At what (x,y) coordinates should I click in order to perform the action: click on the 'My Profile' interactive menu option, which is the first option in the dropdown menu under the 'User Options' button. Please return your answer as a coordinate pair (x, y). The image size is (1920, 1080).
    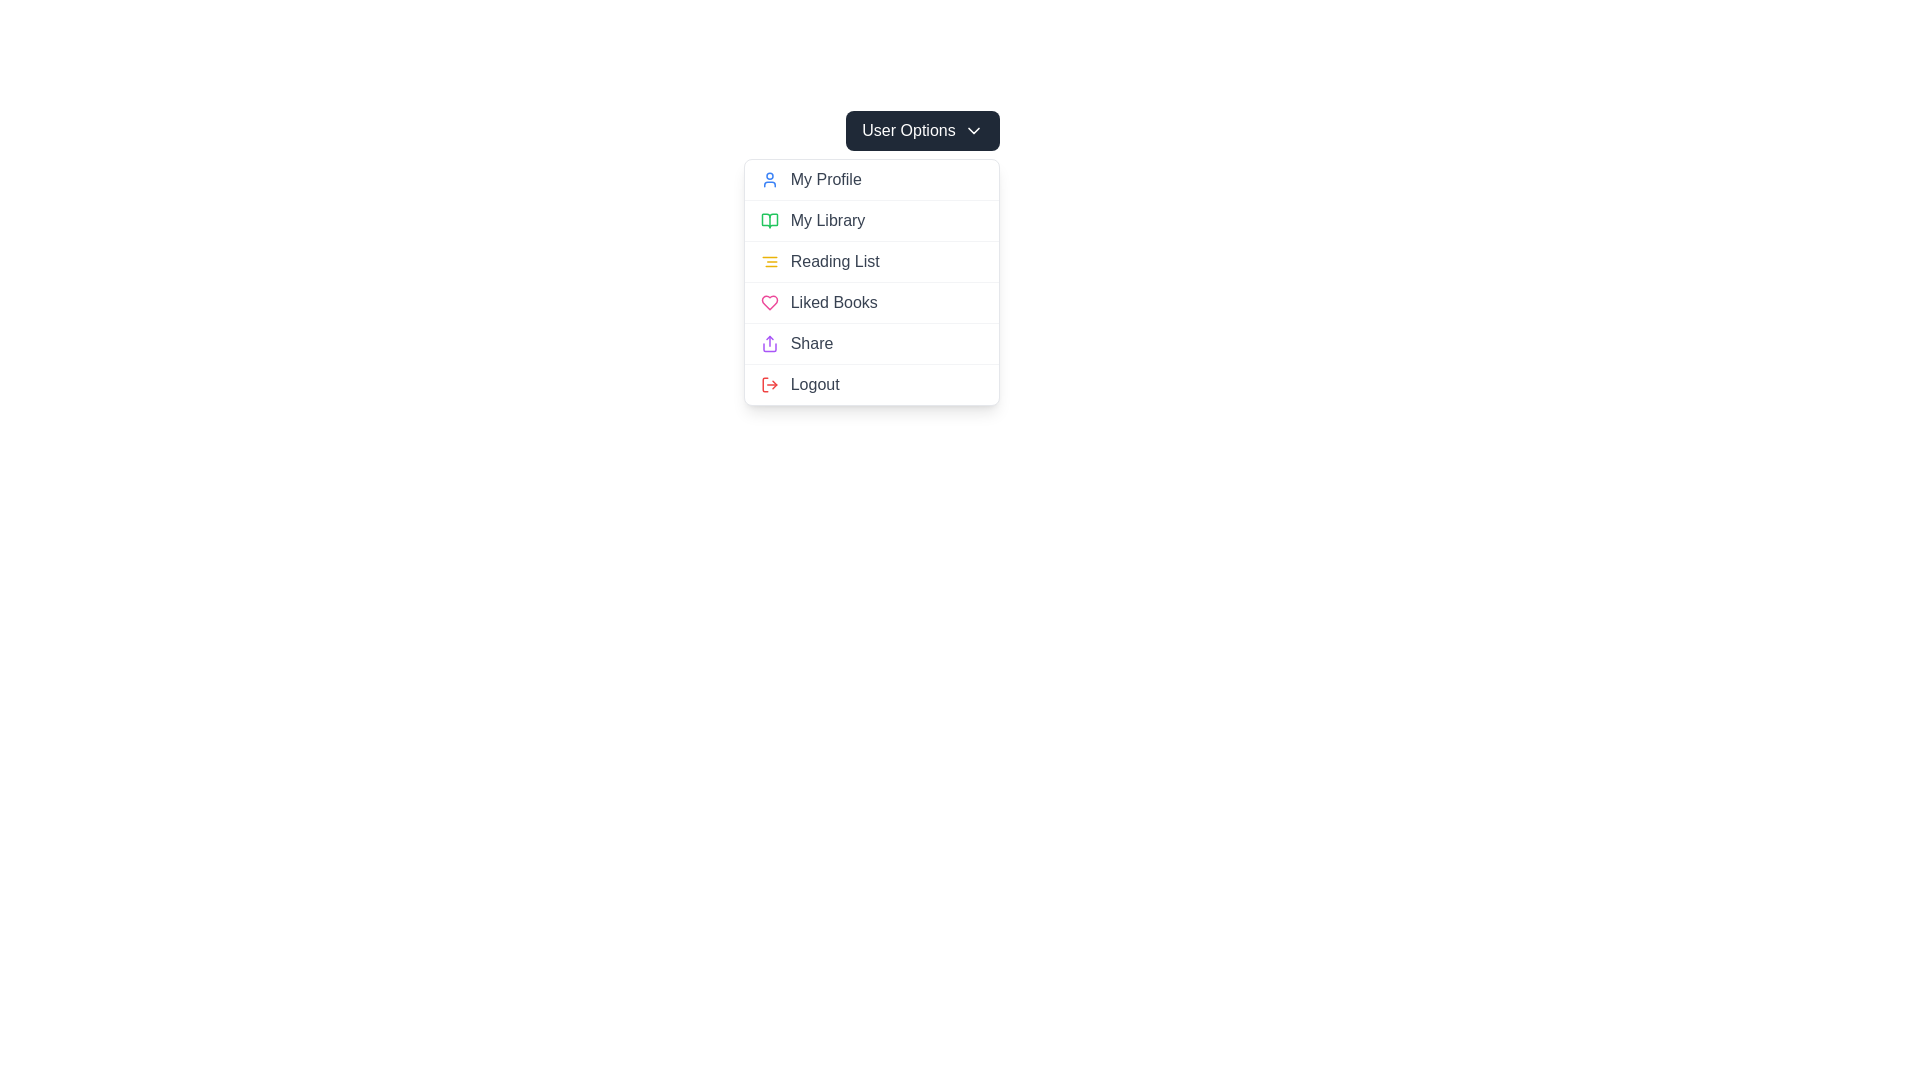
    Looking at the image, I should click on (871, 180).